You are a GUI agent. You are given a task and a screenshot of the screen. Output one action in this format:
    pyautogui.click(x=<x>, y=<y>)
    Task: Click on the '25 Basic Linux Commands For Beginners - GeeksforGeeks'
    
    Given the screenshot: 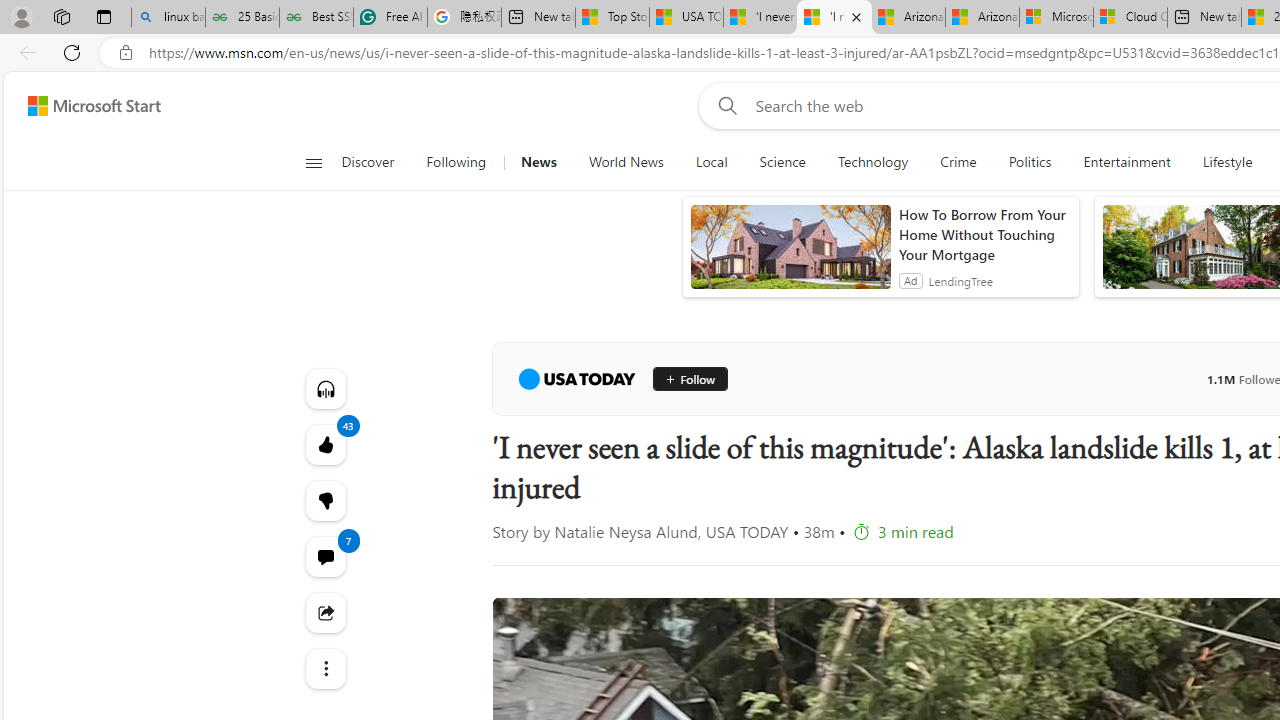 What is the action you would take?
    pyautogui.click(x=241, y=17)
    